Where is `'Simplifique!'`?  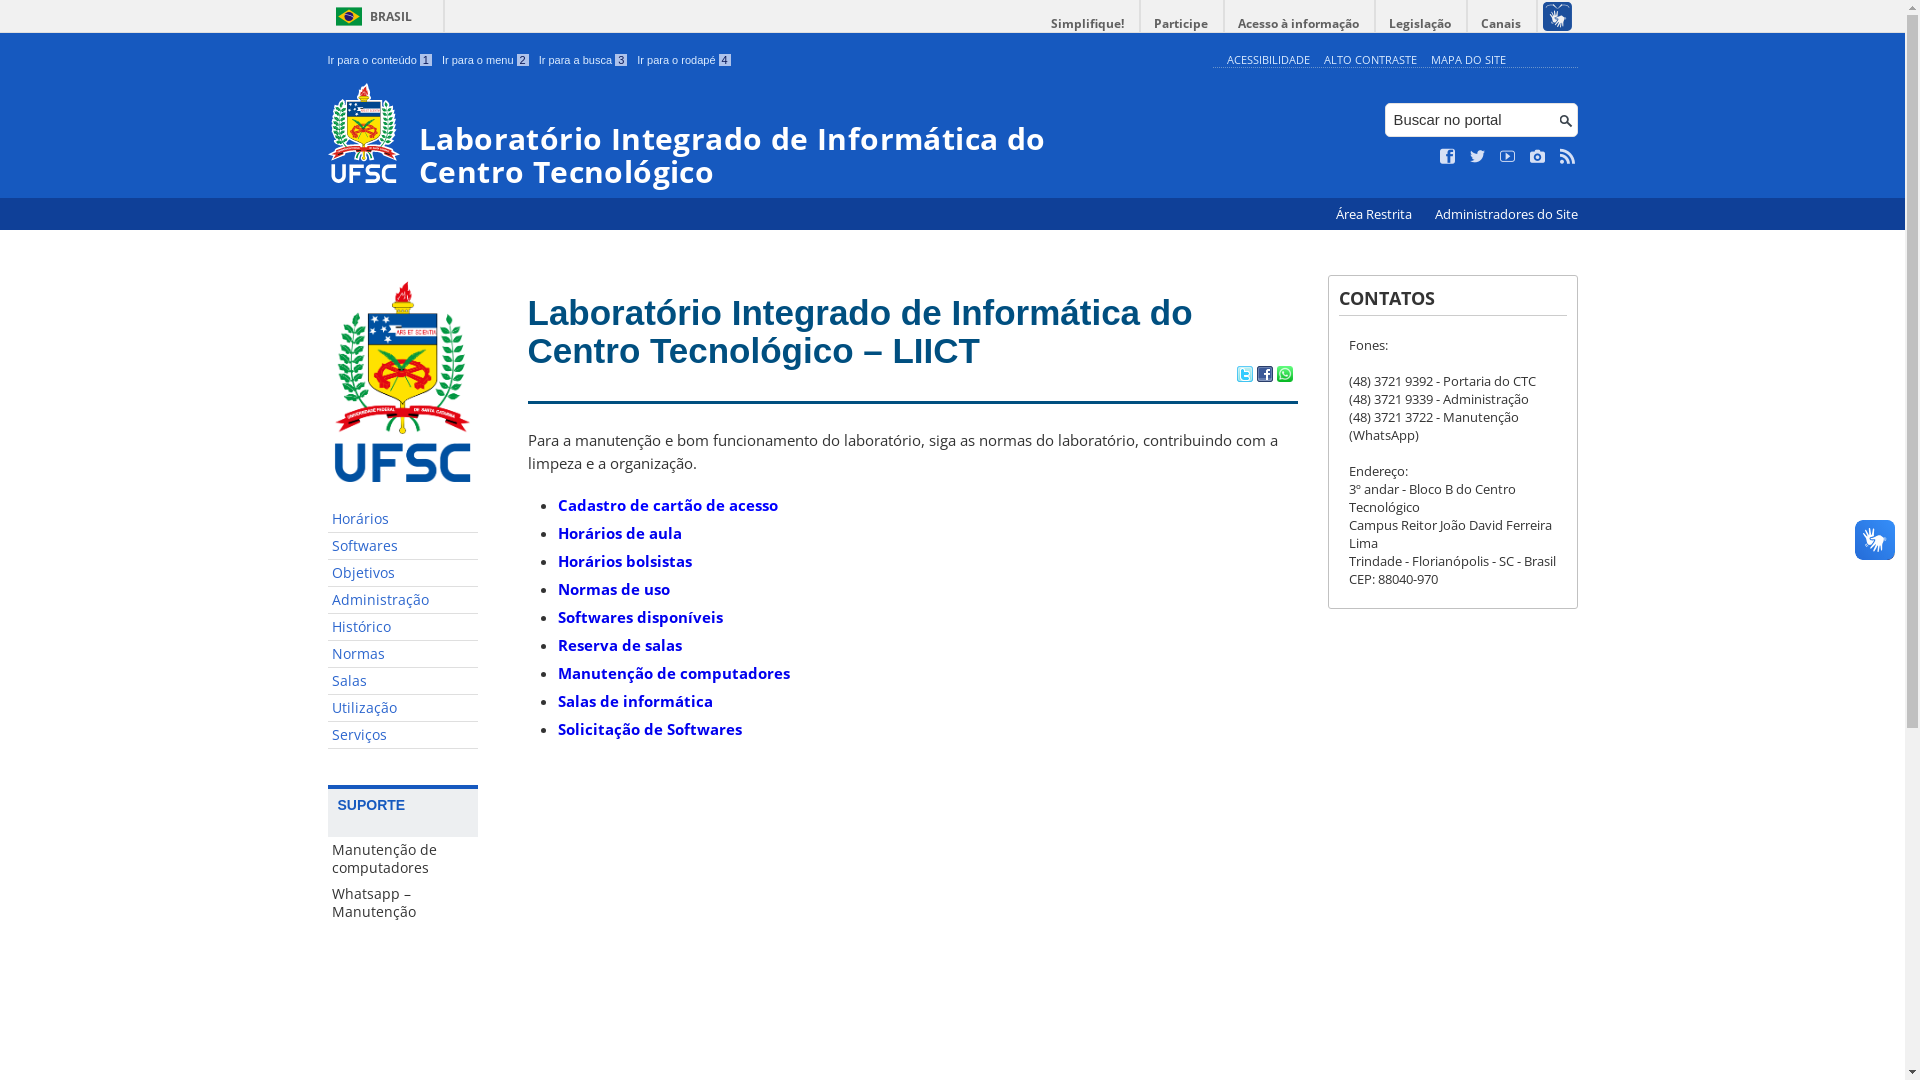 'Simplifique!' is located at coordinates (1087, 23).